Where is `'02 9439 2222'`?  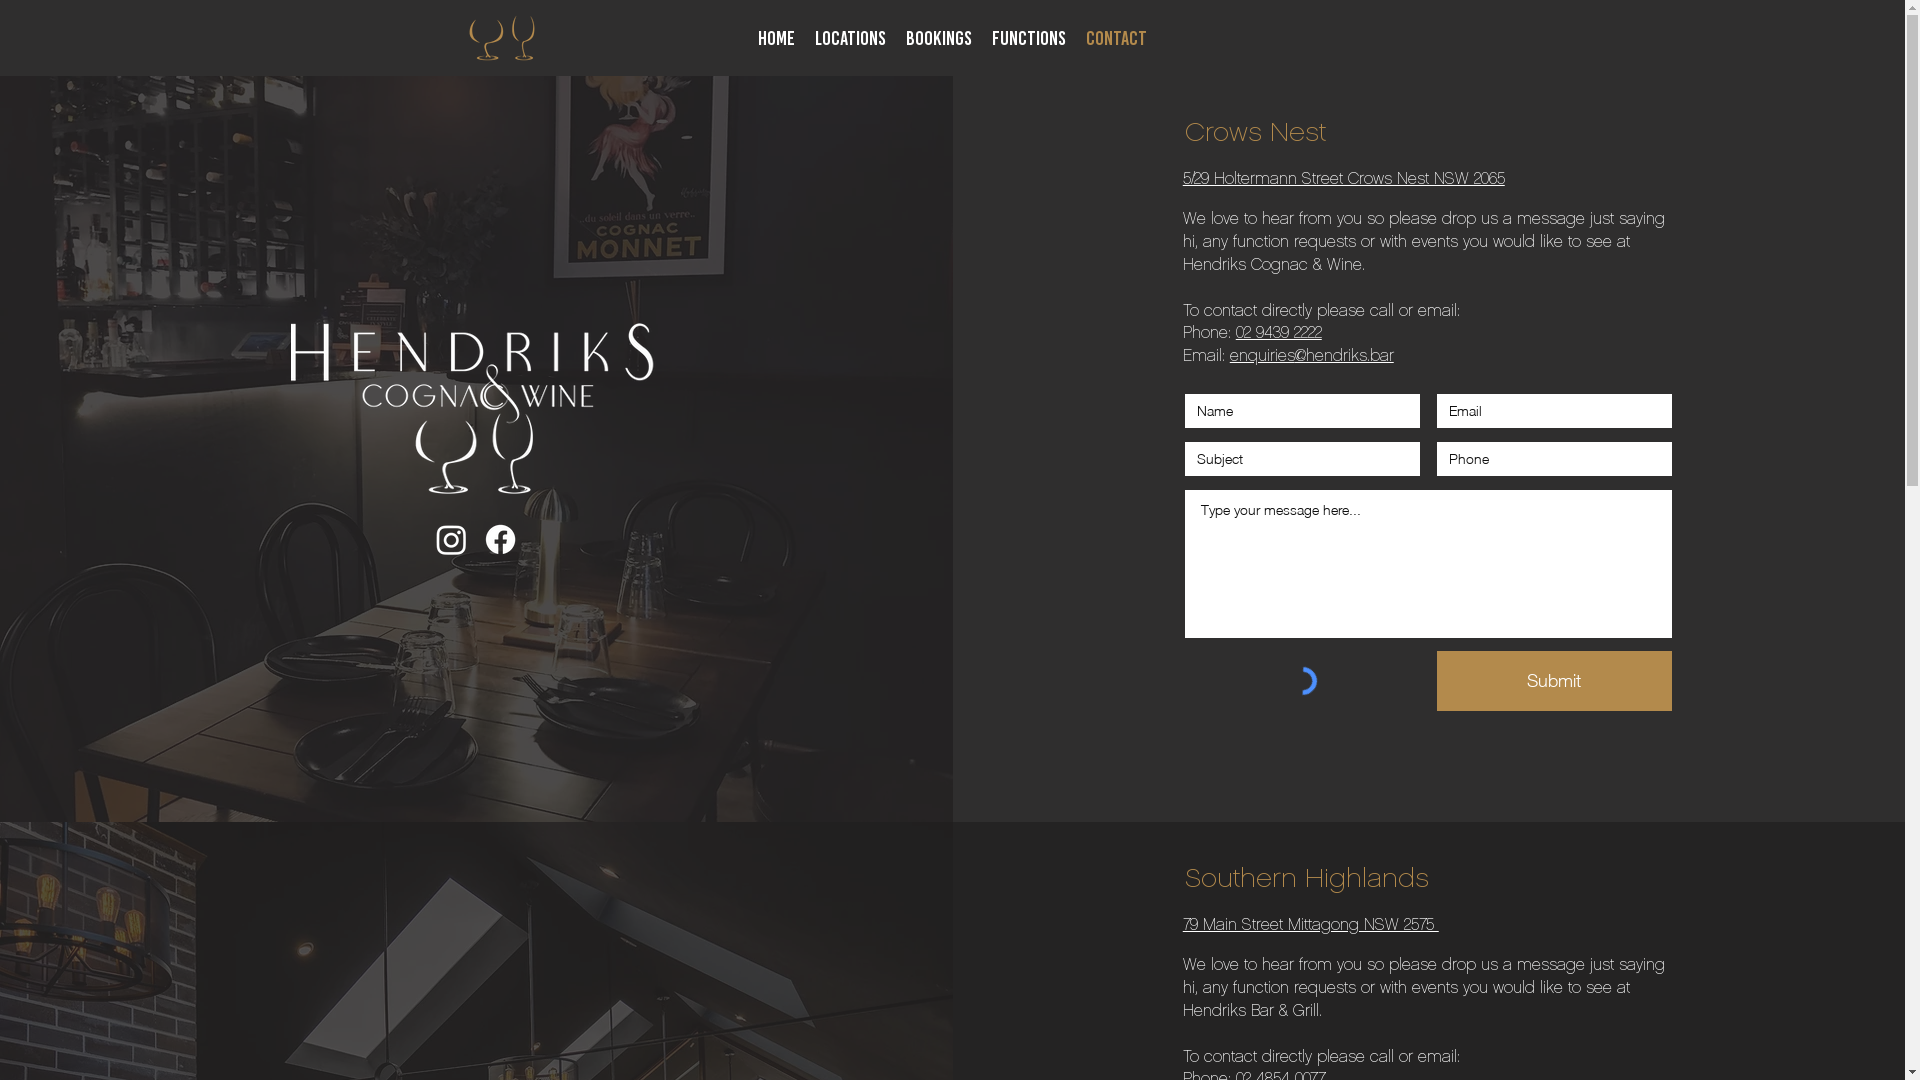 '02 9439 2222' is located at coordinates (1277, 332).